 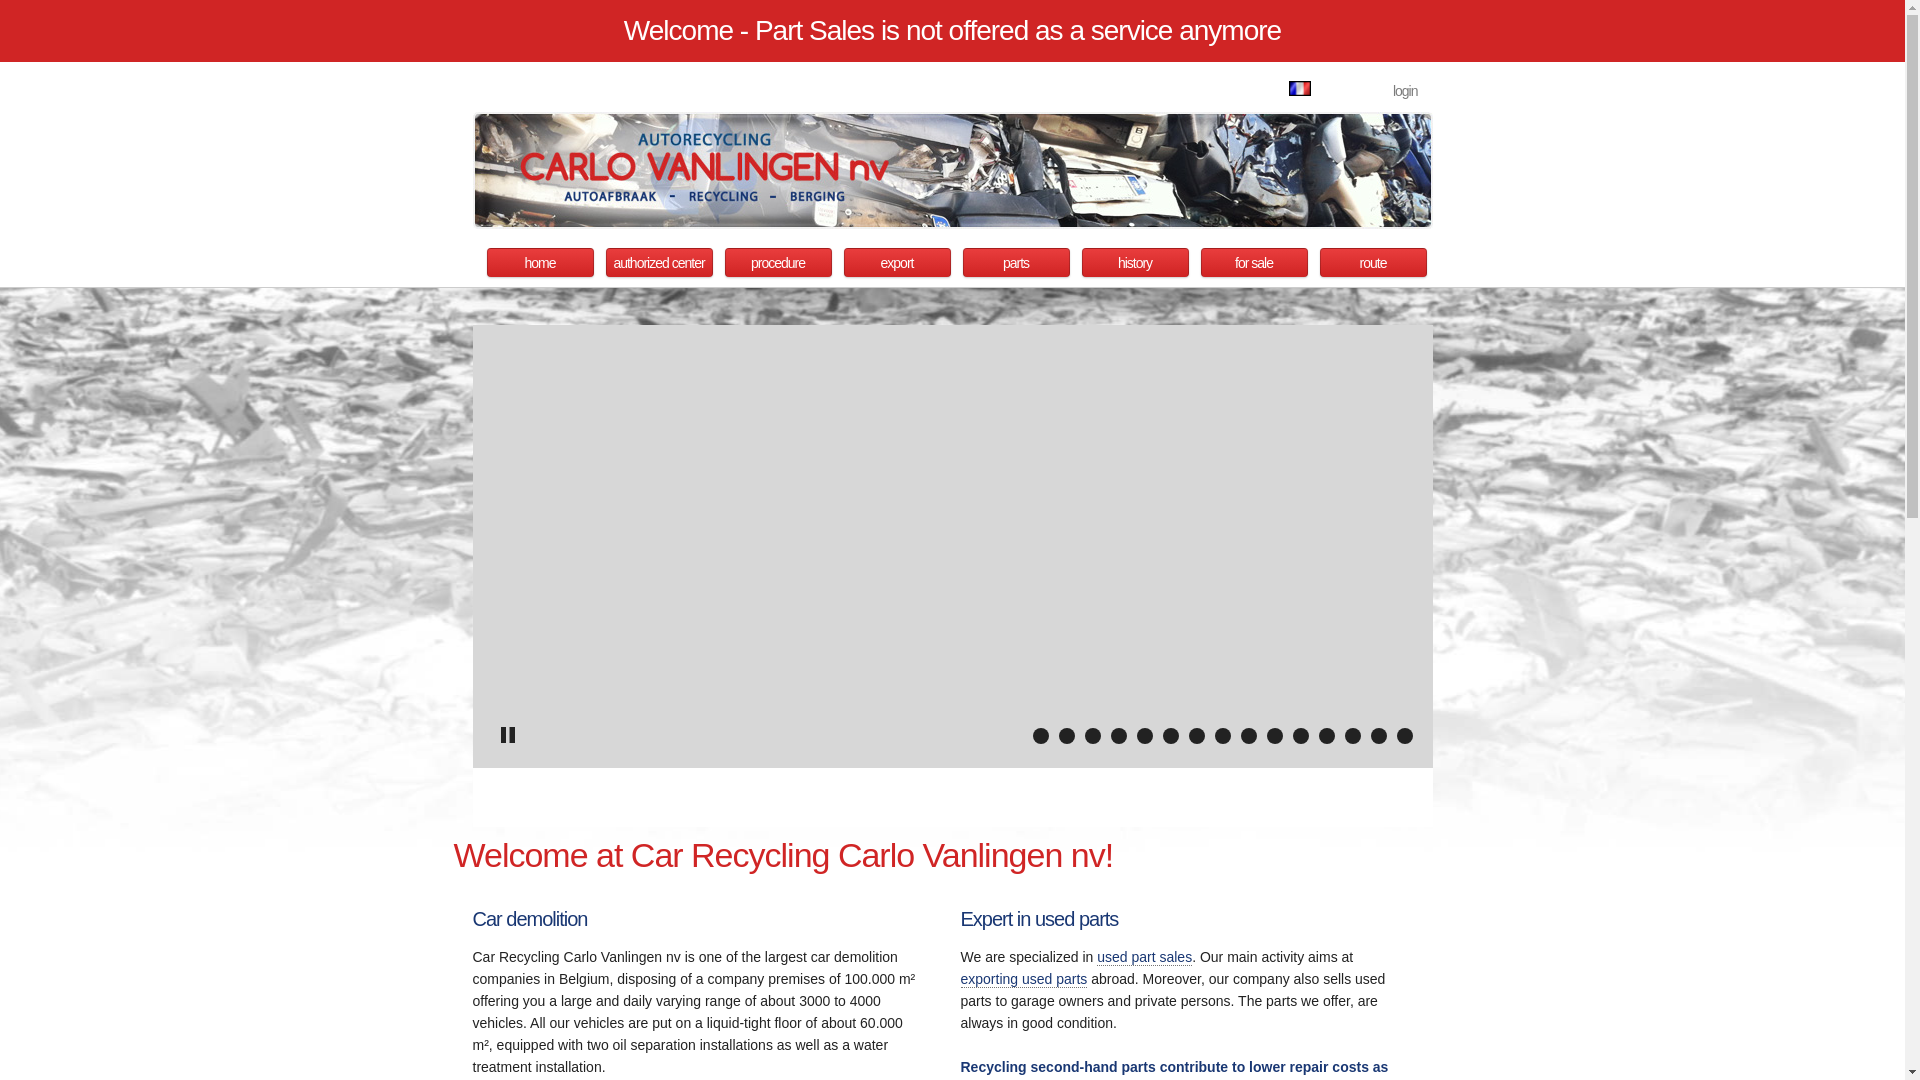 I want to click on 'exporting used parts', so click(x=1023, y=978).